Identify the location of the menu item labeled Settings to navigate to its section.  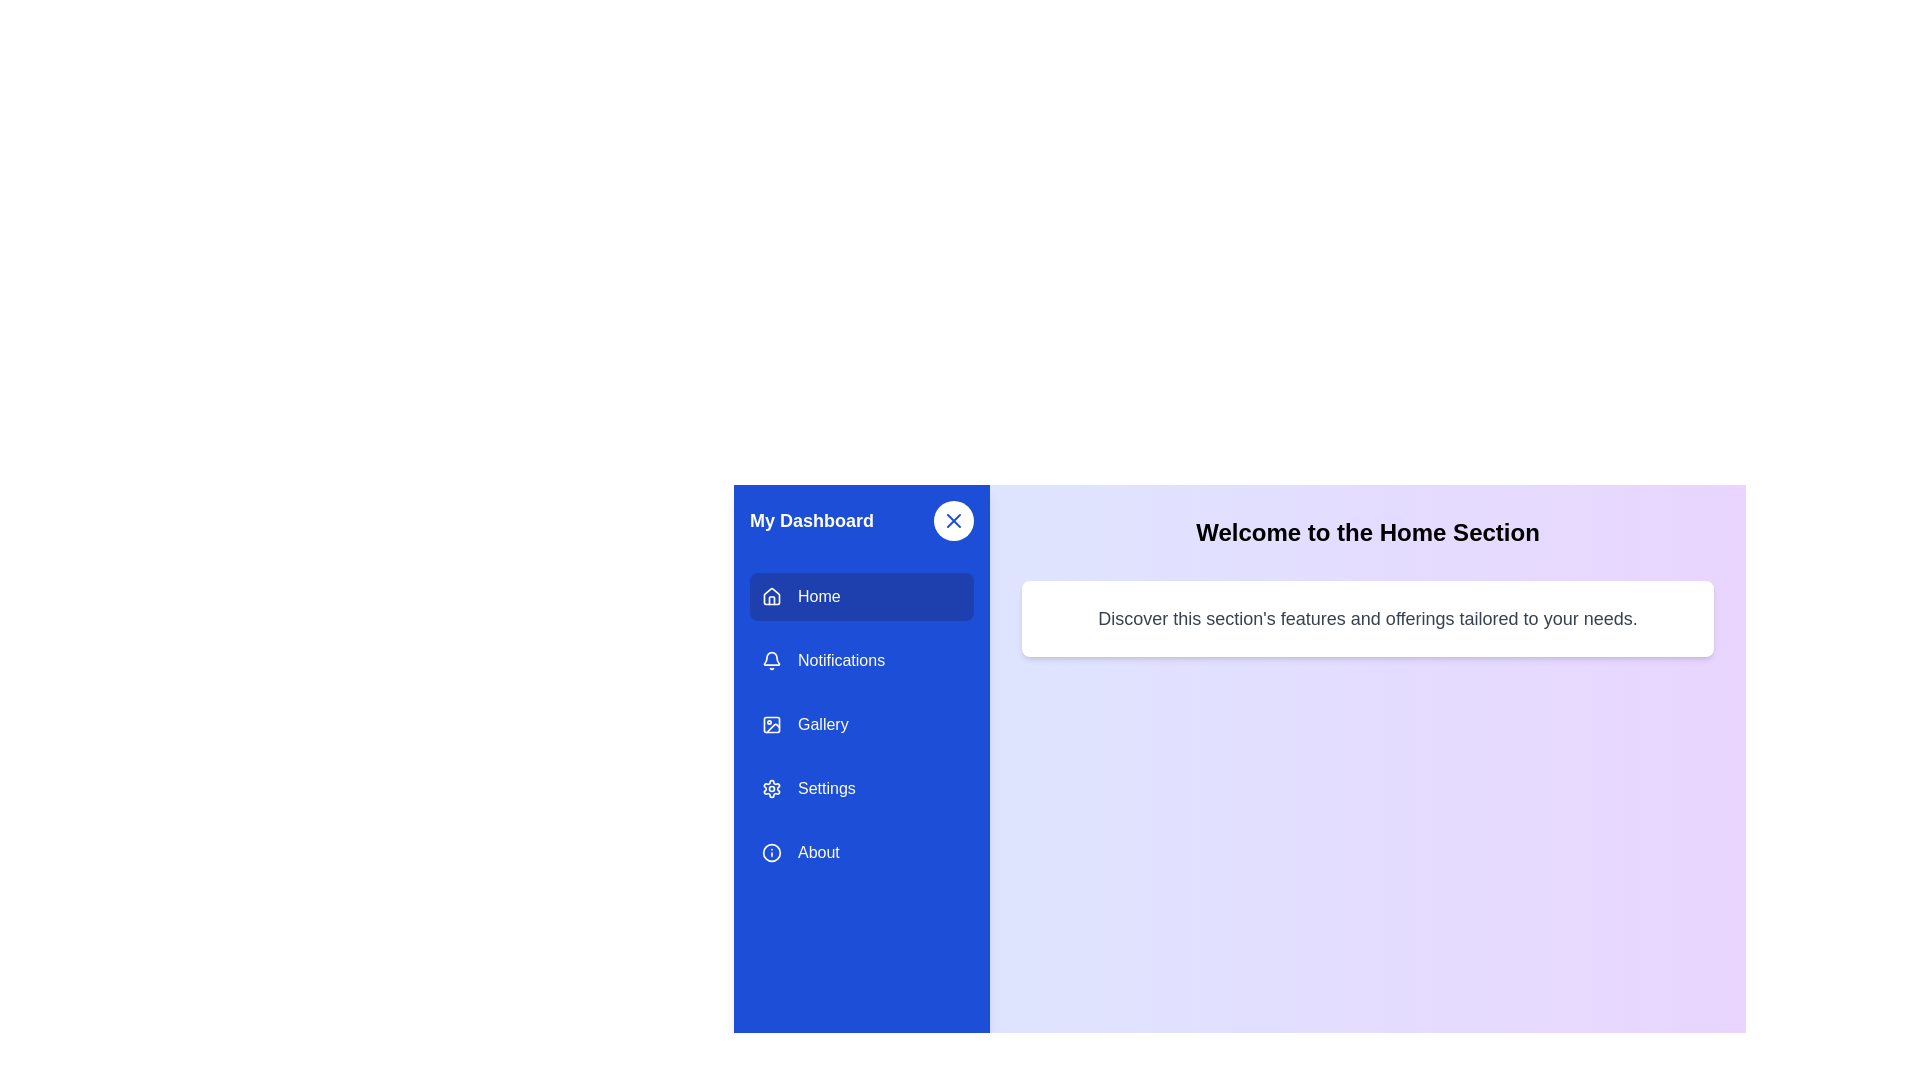
(862, 788).